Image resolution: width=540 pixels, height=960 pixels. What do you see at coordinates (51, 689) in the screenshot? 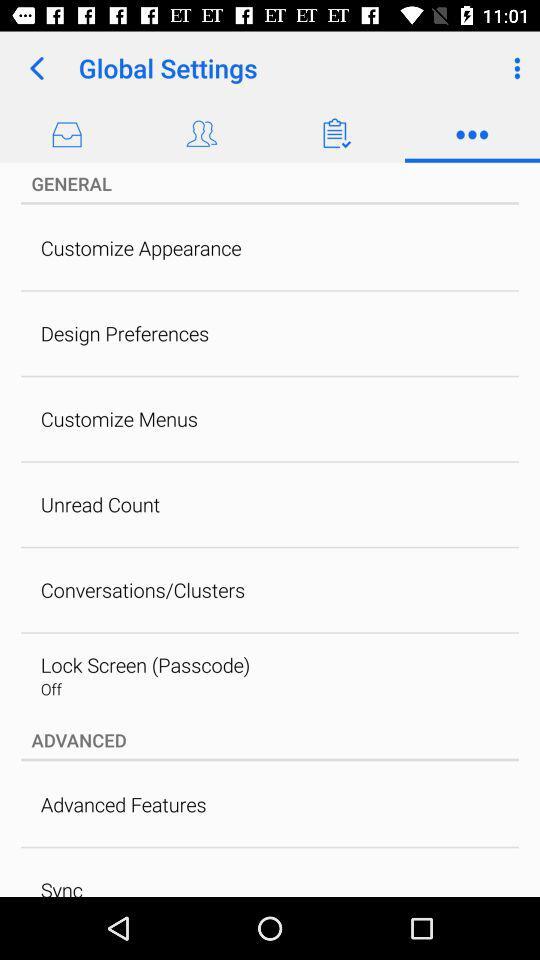
I see `item below lock screen (passcode) app` at bounding box center [51, 689].